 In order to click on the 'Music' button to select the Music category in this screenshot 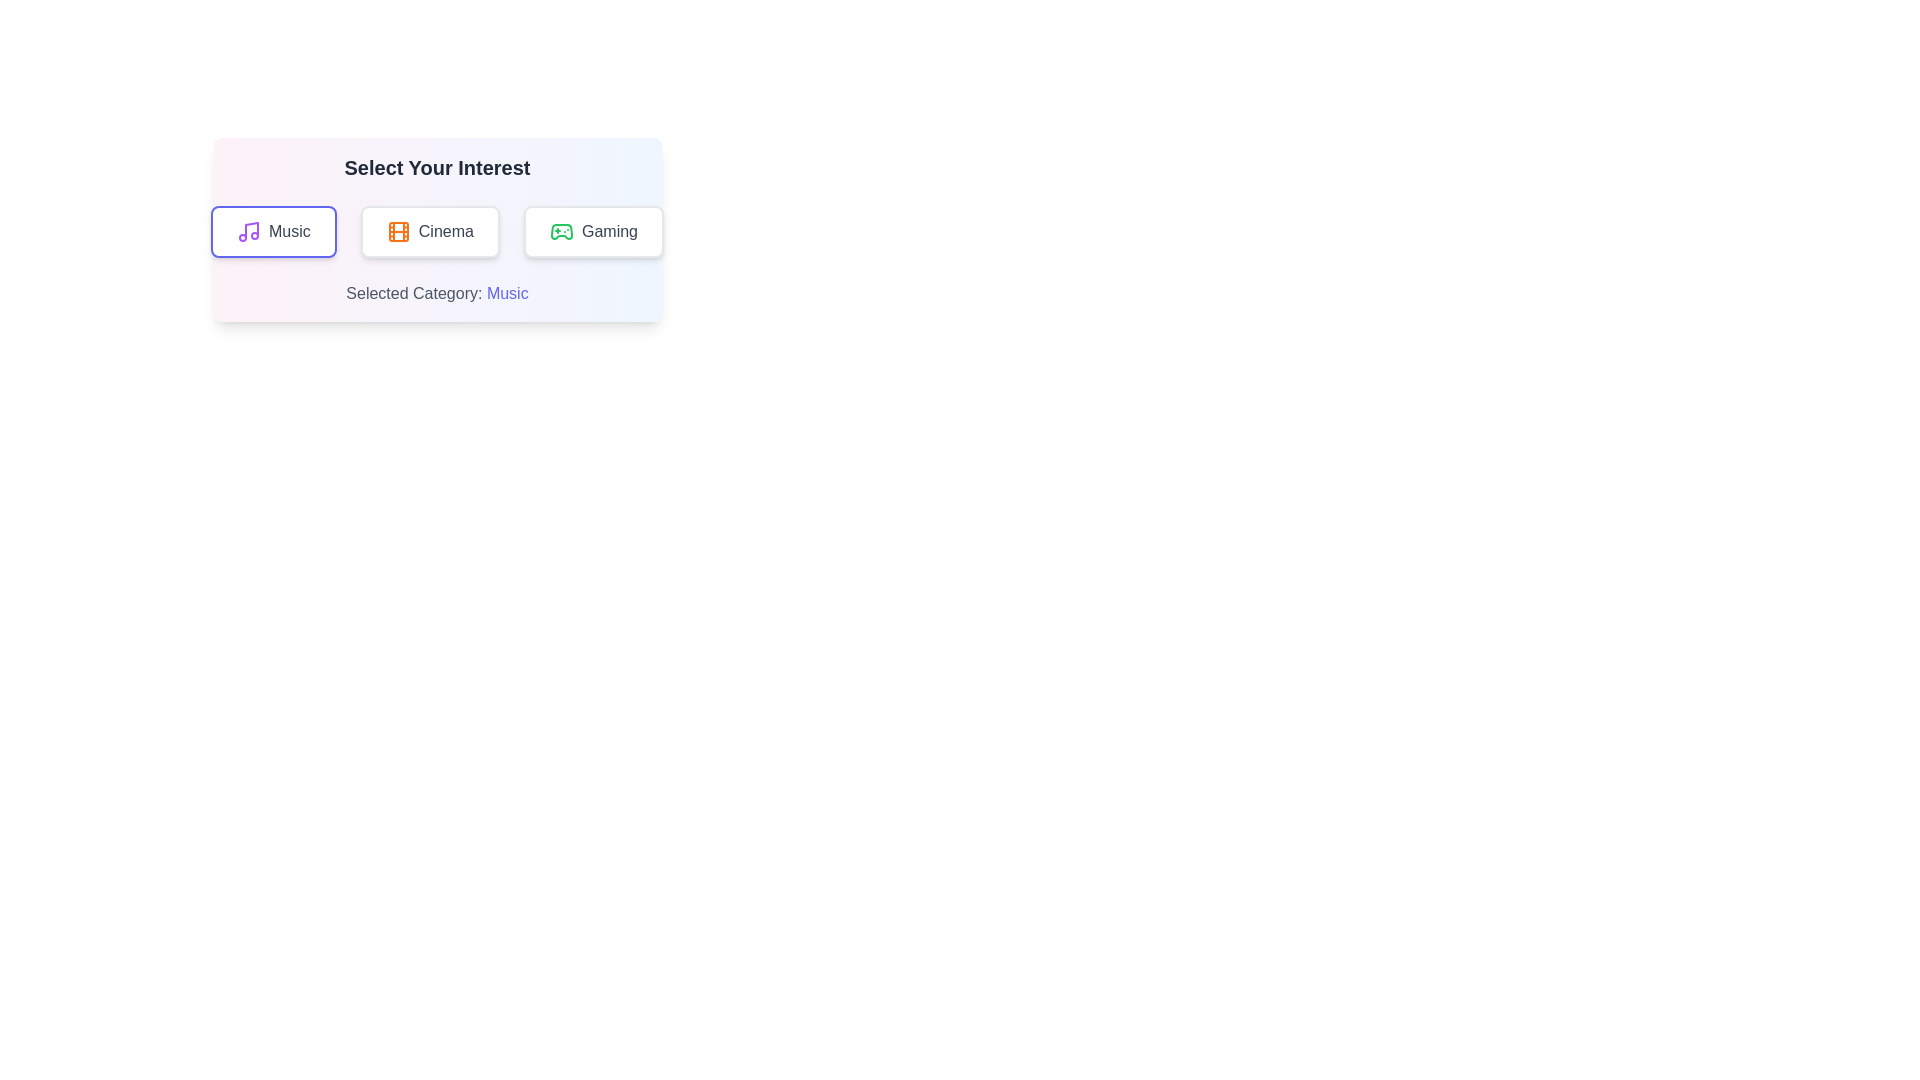, I will do `click(272, 230)`.